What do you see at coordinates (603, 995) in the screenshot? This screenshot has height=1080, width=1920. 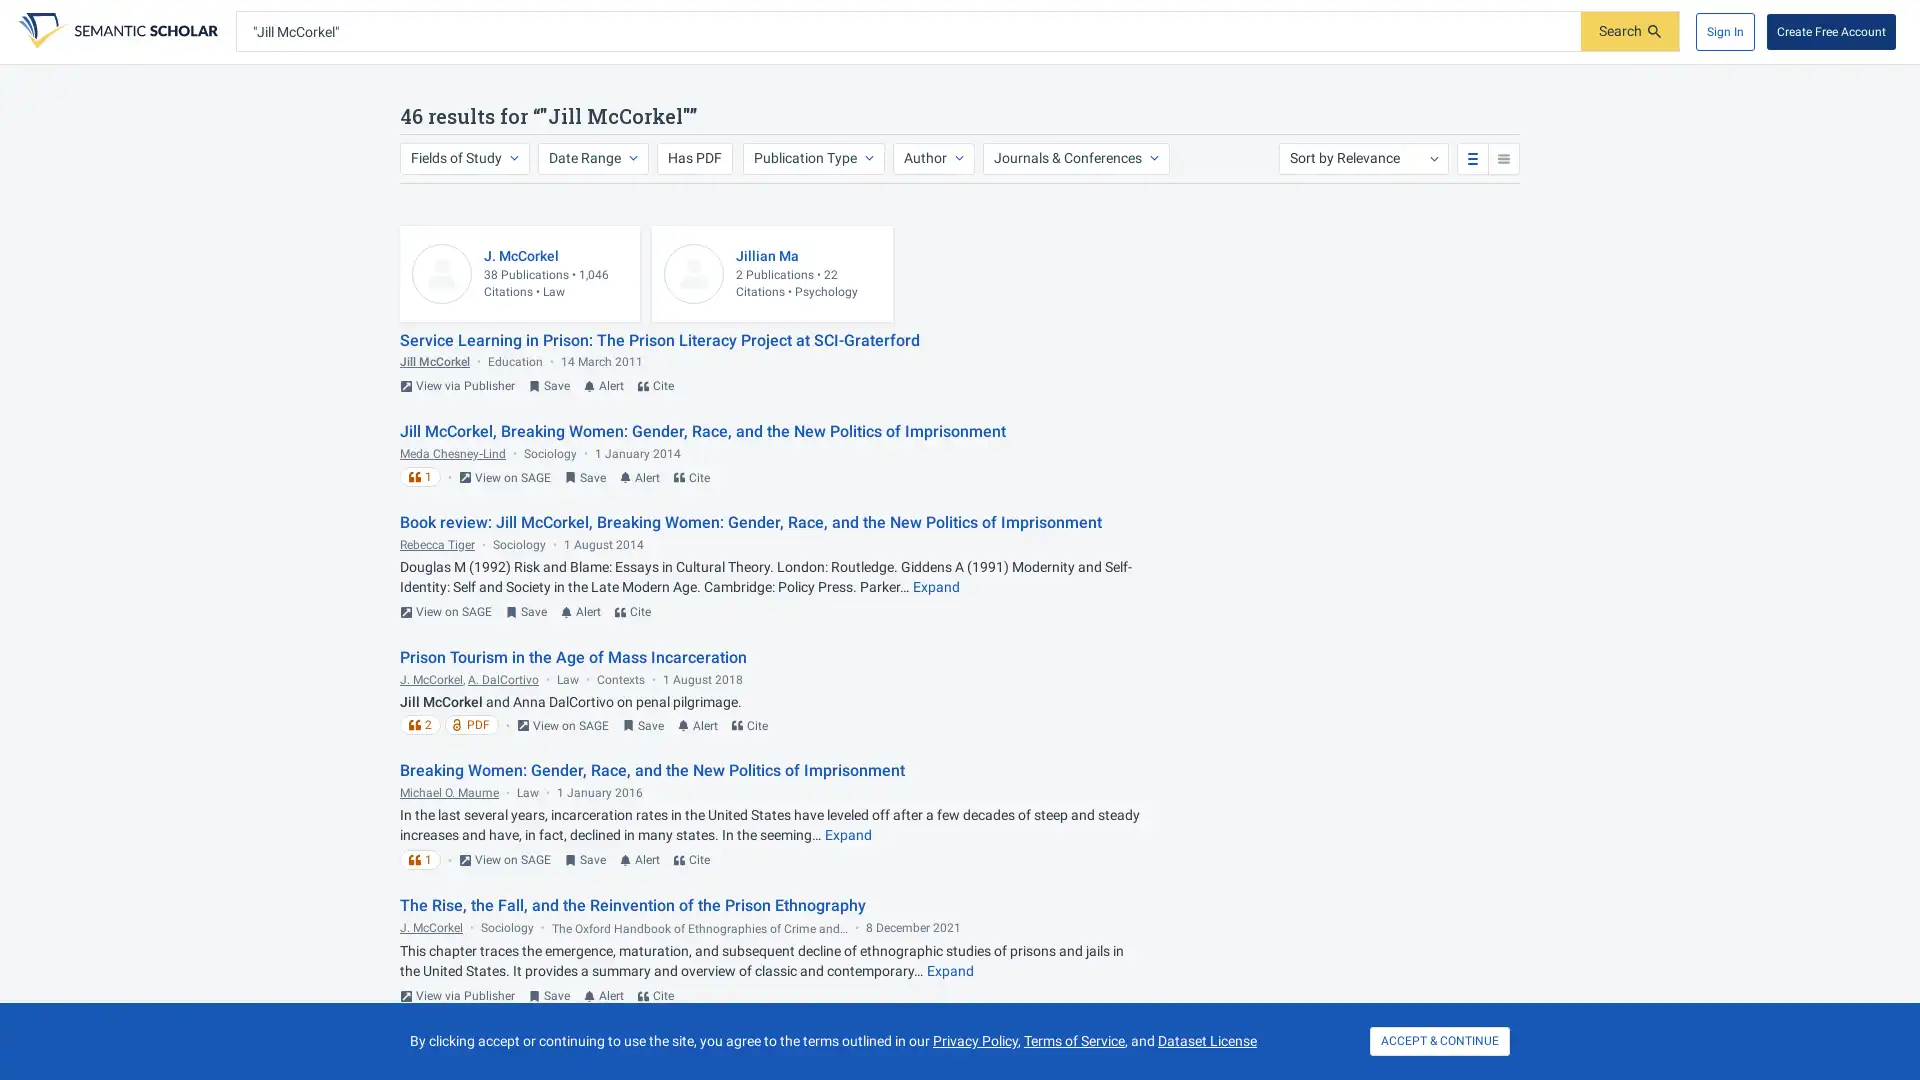 I see `Turn on email alert for this paper` at bounding box center [603, 995].